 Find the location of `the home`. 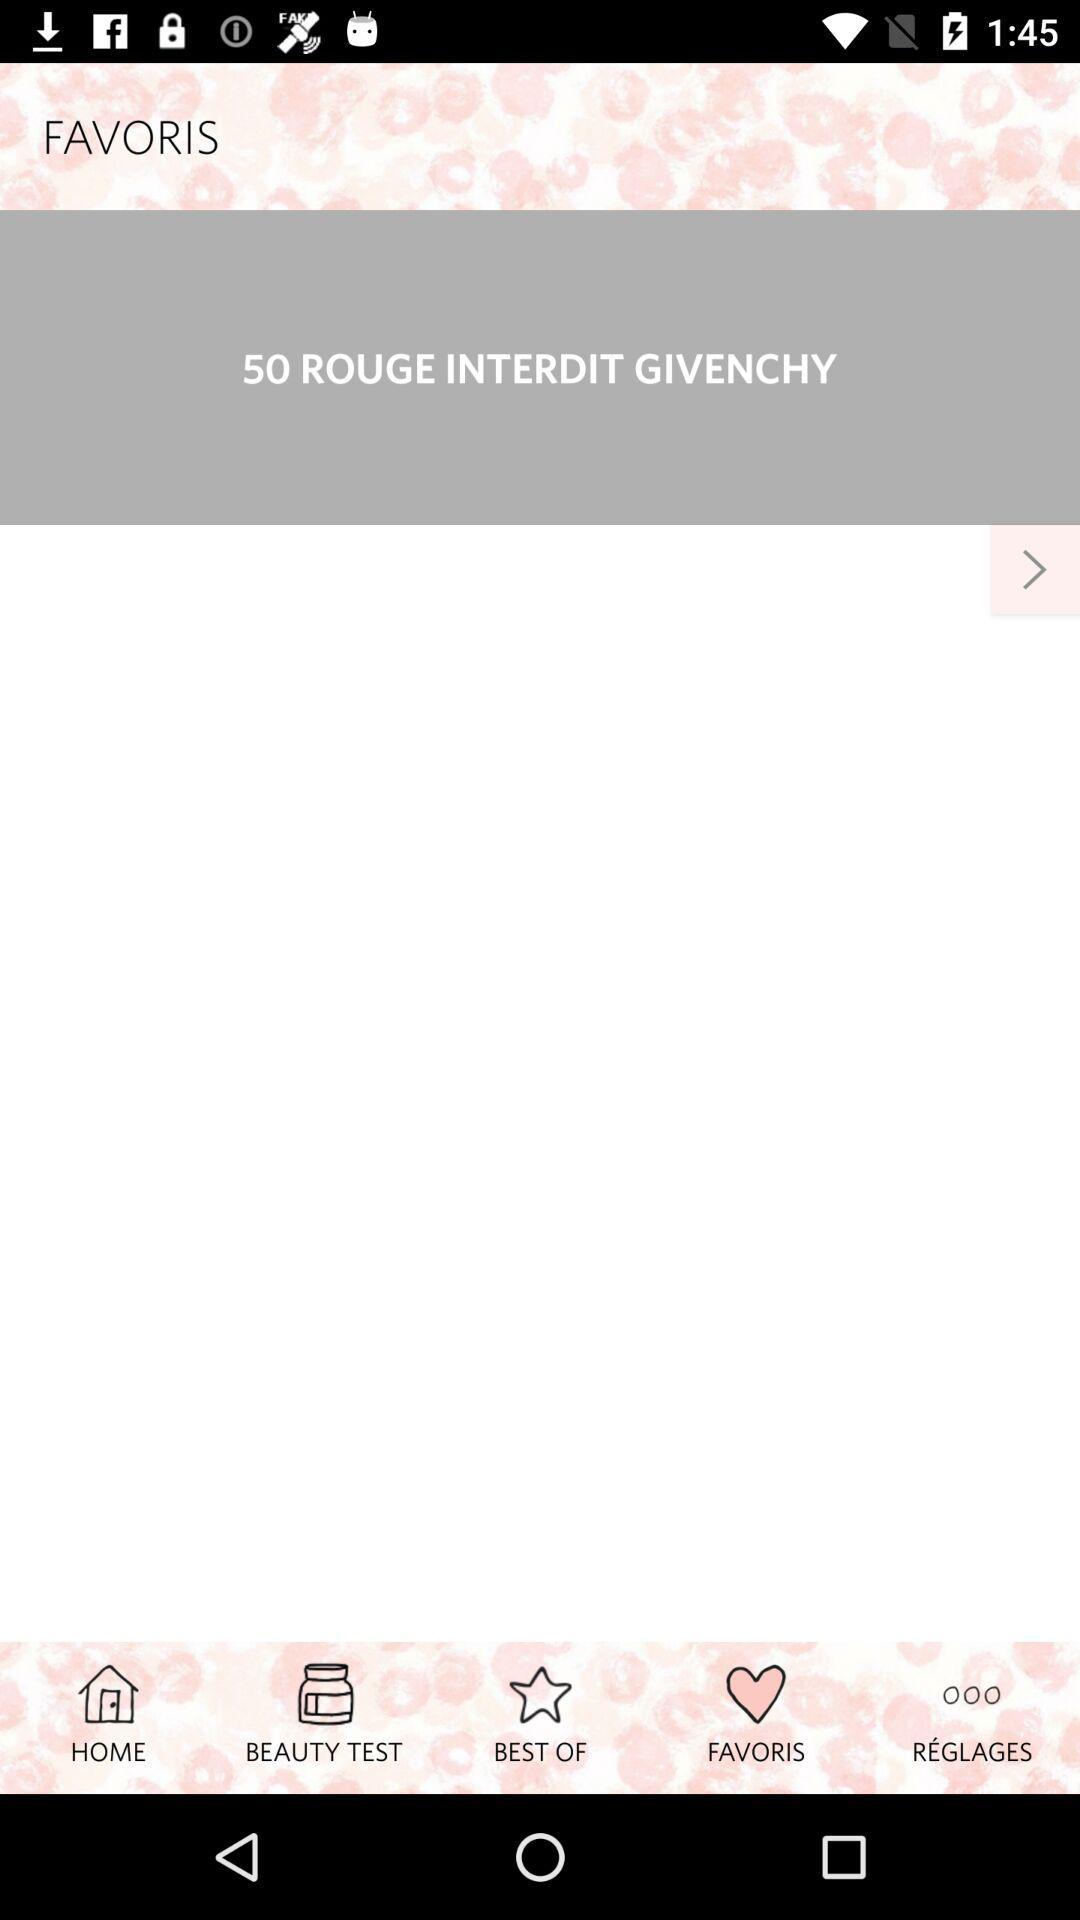

the home is located at coordinates (108, 1716).